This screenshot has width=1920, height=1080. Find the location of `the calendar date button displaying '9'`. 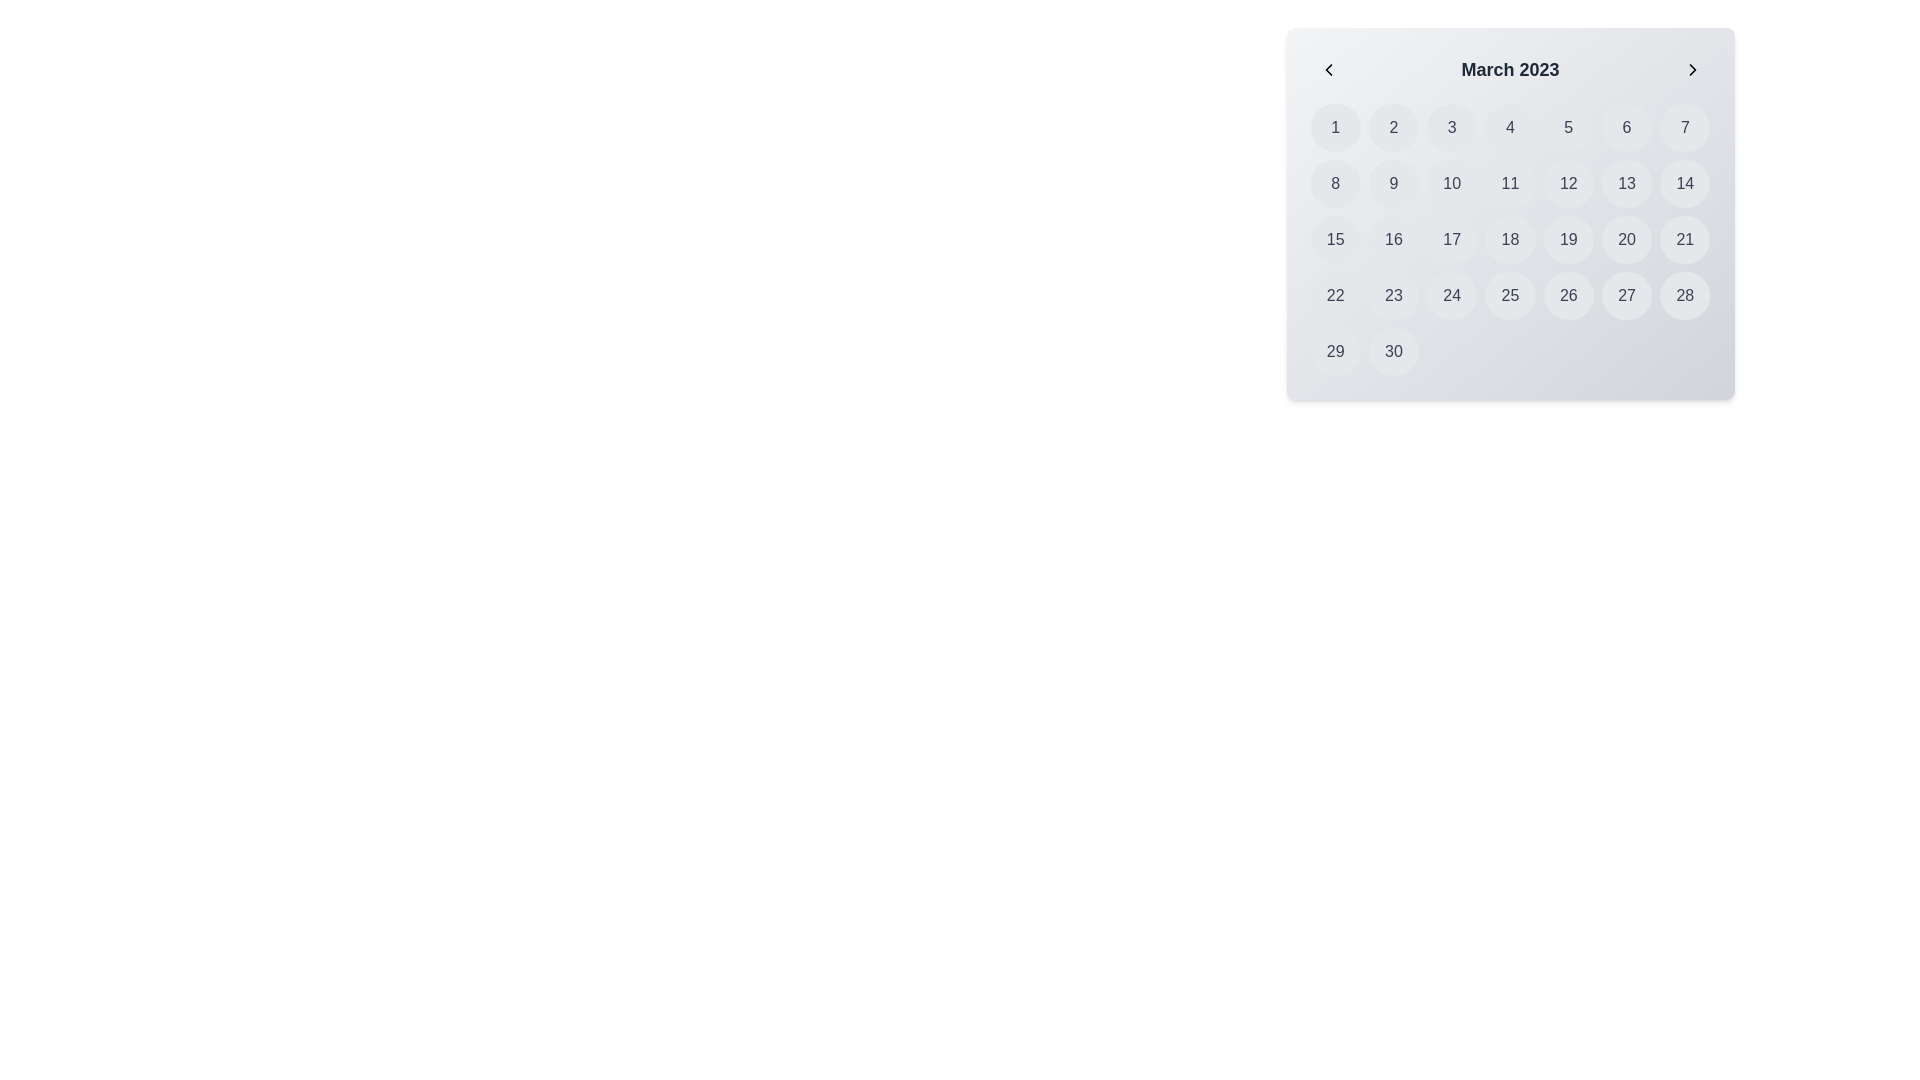

the calendar date button displaying '9' is located at coordinates (1392, 184).